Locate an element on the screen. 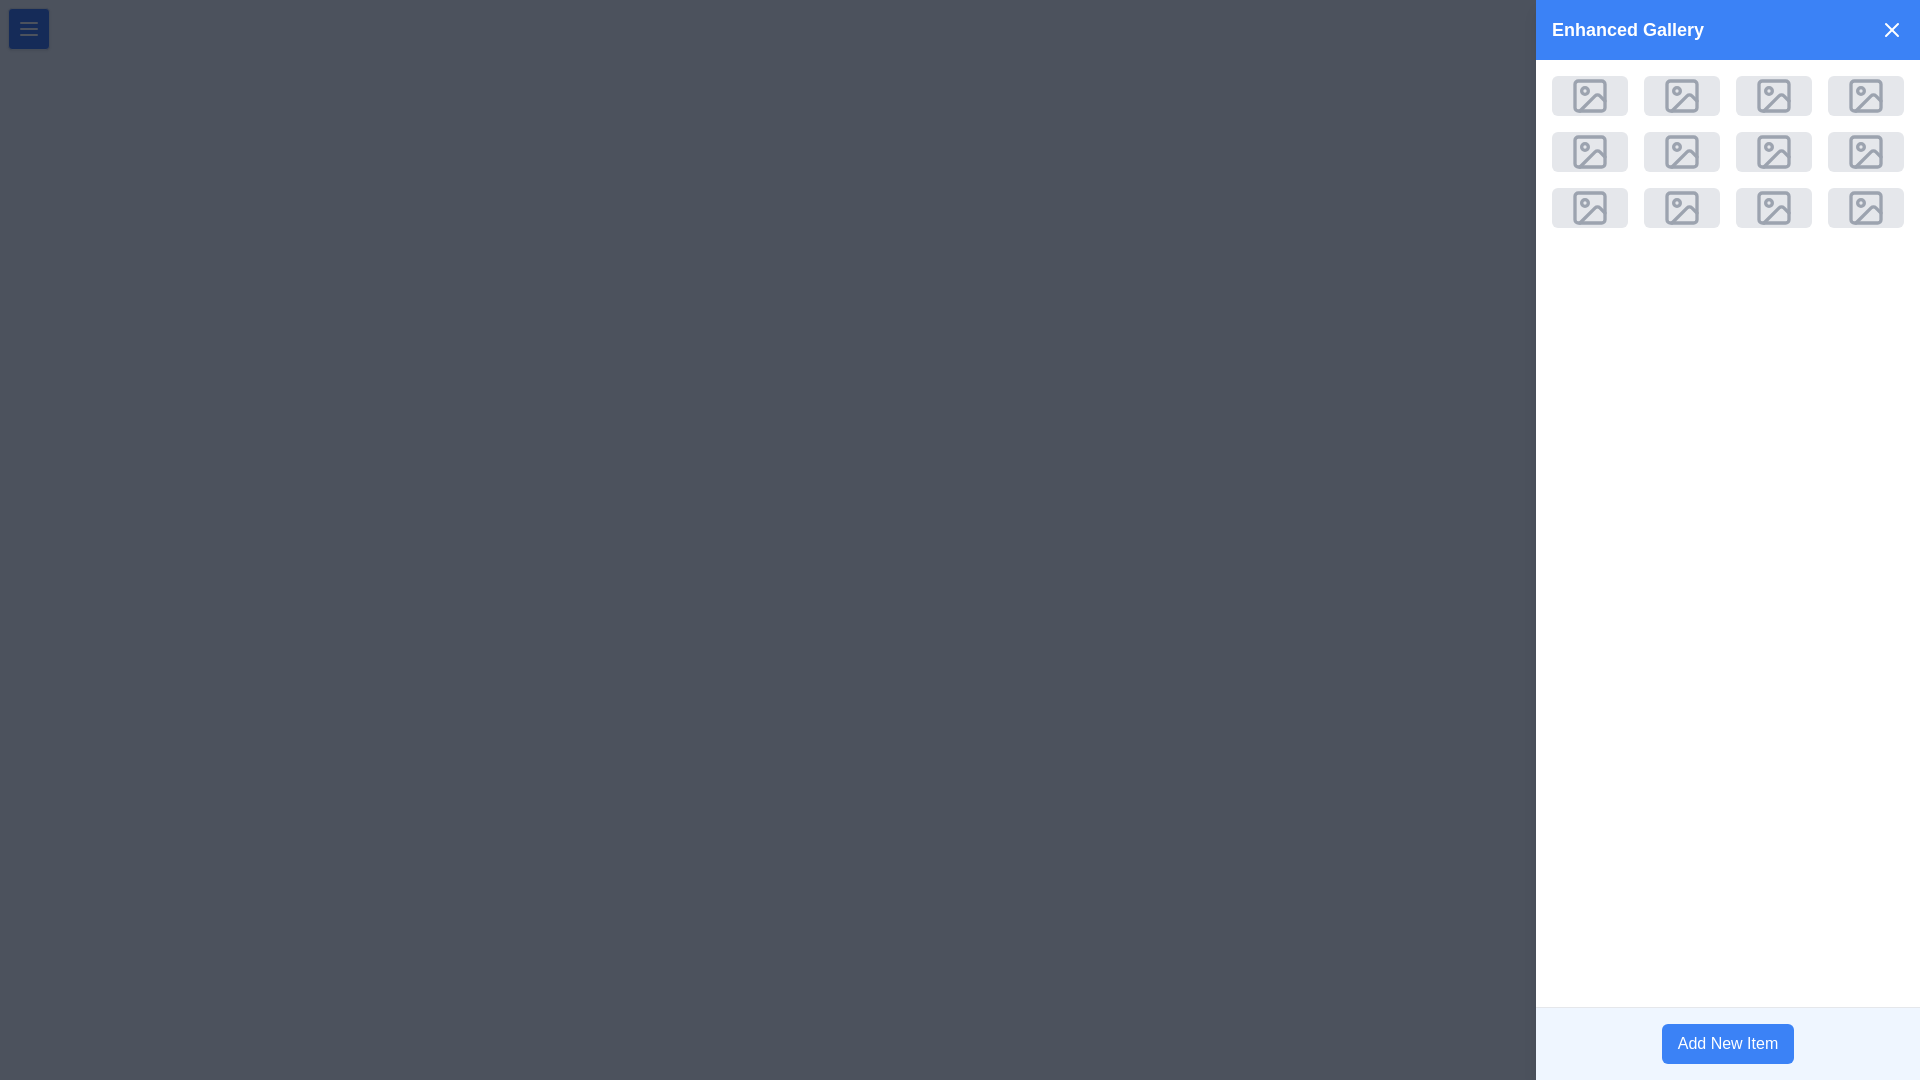 The width and height of the screenshot is (1920, 1080). the button is located at coordinates (1680, 96).